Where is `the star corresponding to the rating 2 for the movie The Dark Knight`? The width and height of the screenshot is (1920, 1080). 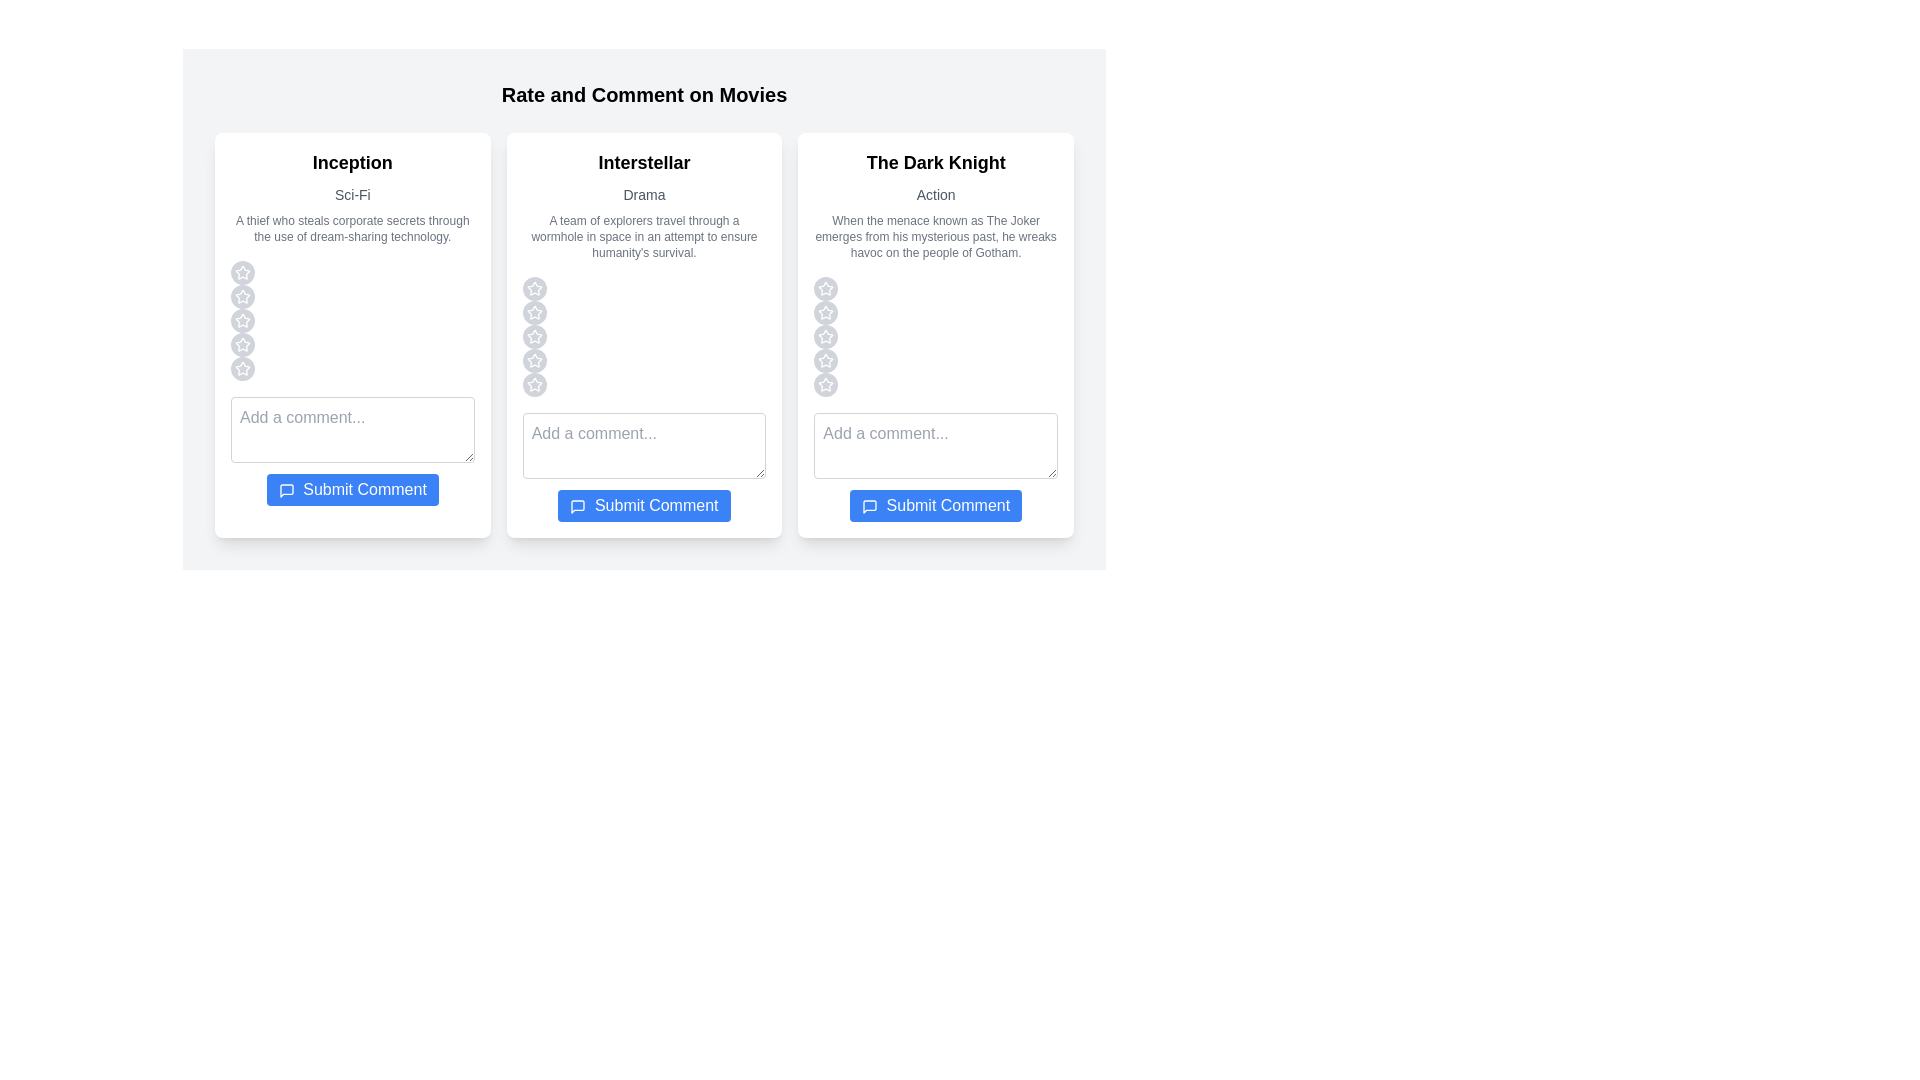
the star corresponding to the rating 2 for the movie The Dark Knight is located at coordinates (825, 312).